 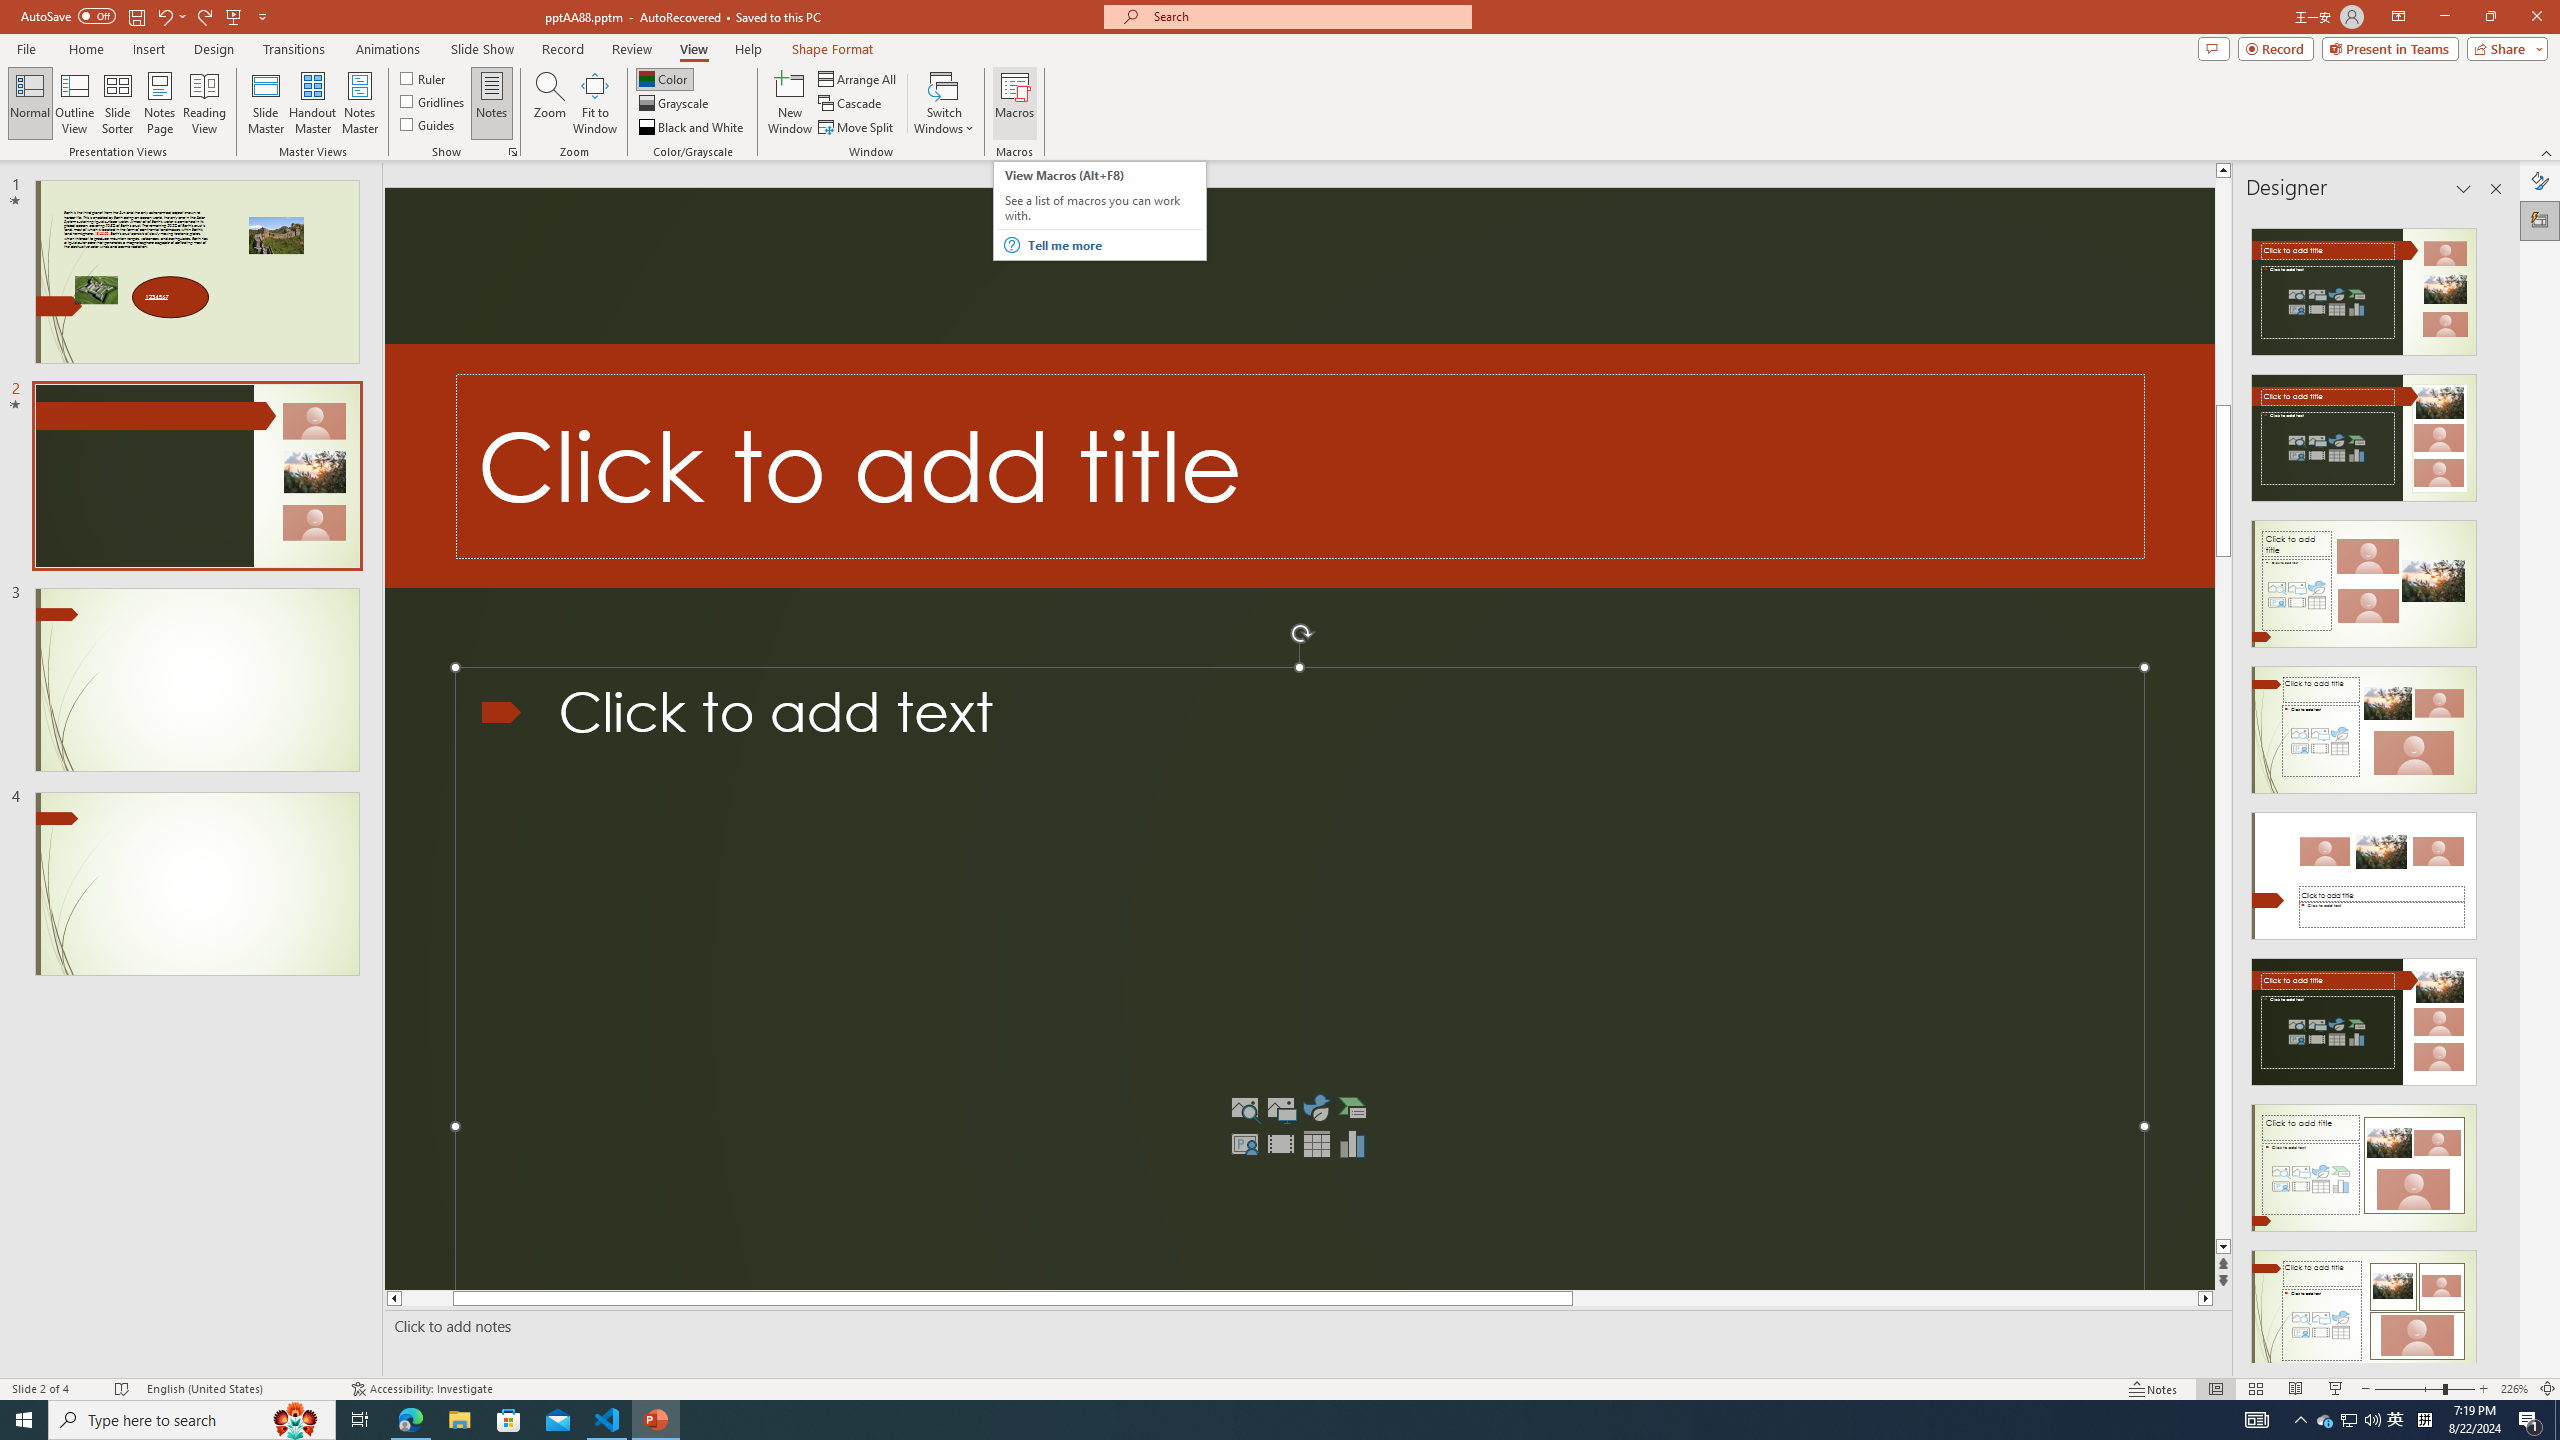 I want to click on 'Slide Master', so click(x=265, y=103).